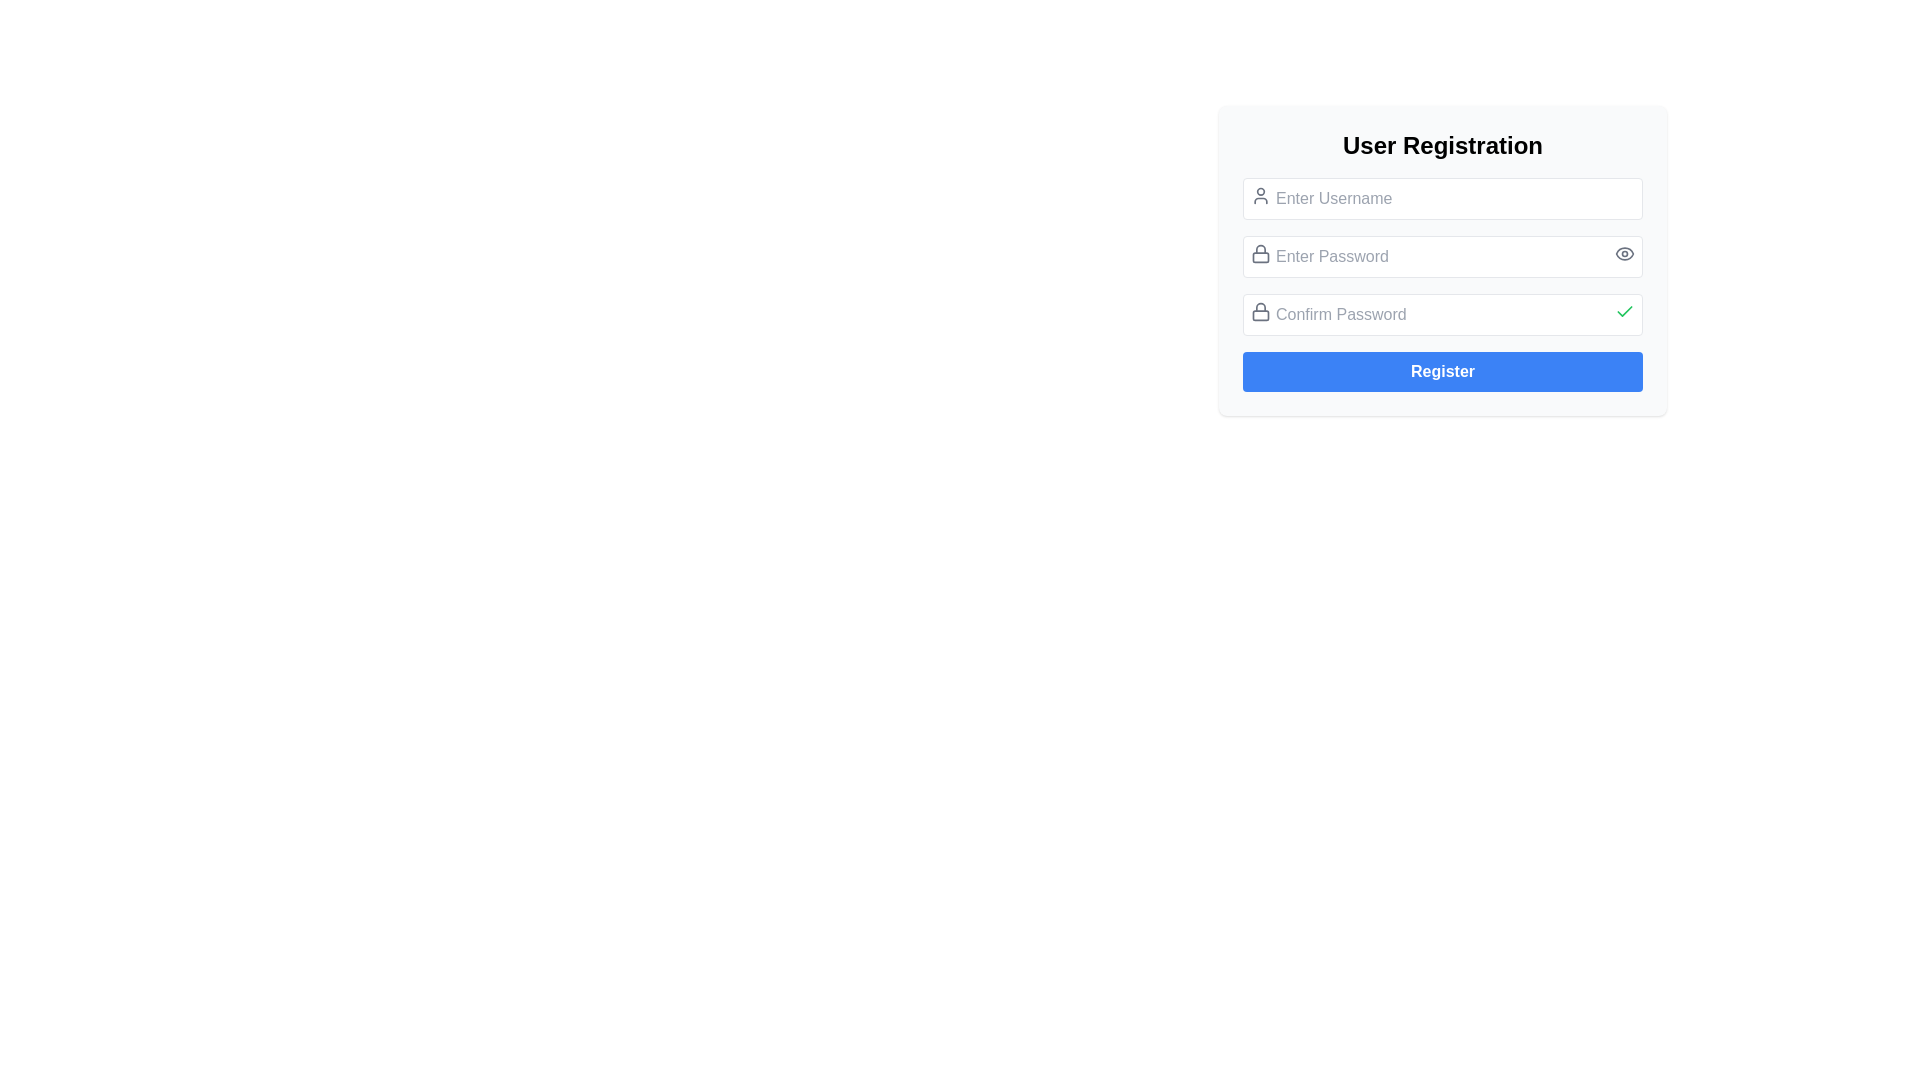 The width and height of the screenshot is (1920, 1080). I want to click on the gray lock icon with rounded stroke edges, located to the left of the 'Enter Password' input field in the password entry form, so click(1260, 253).